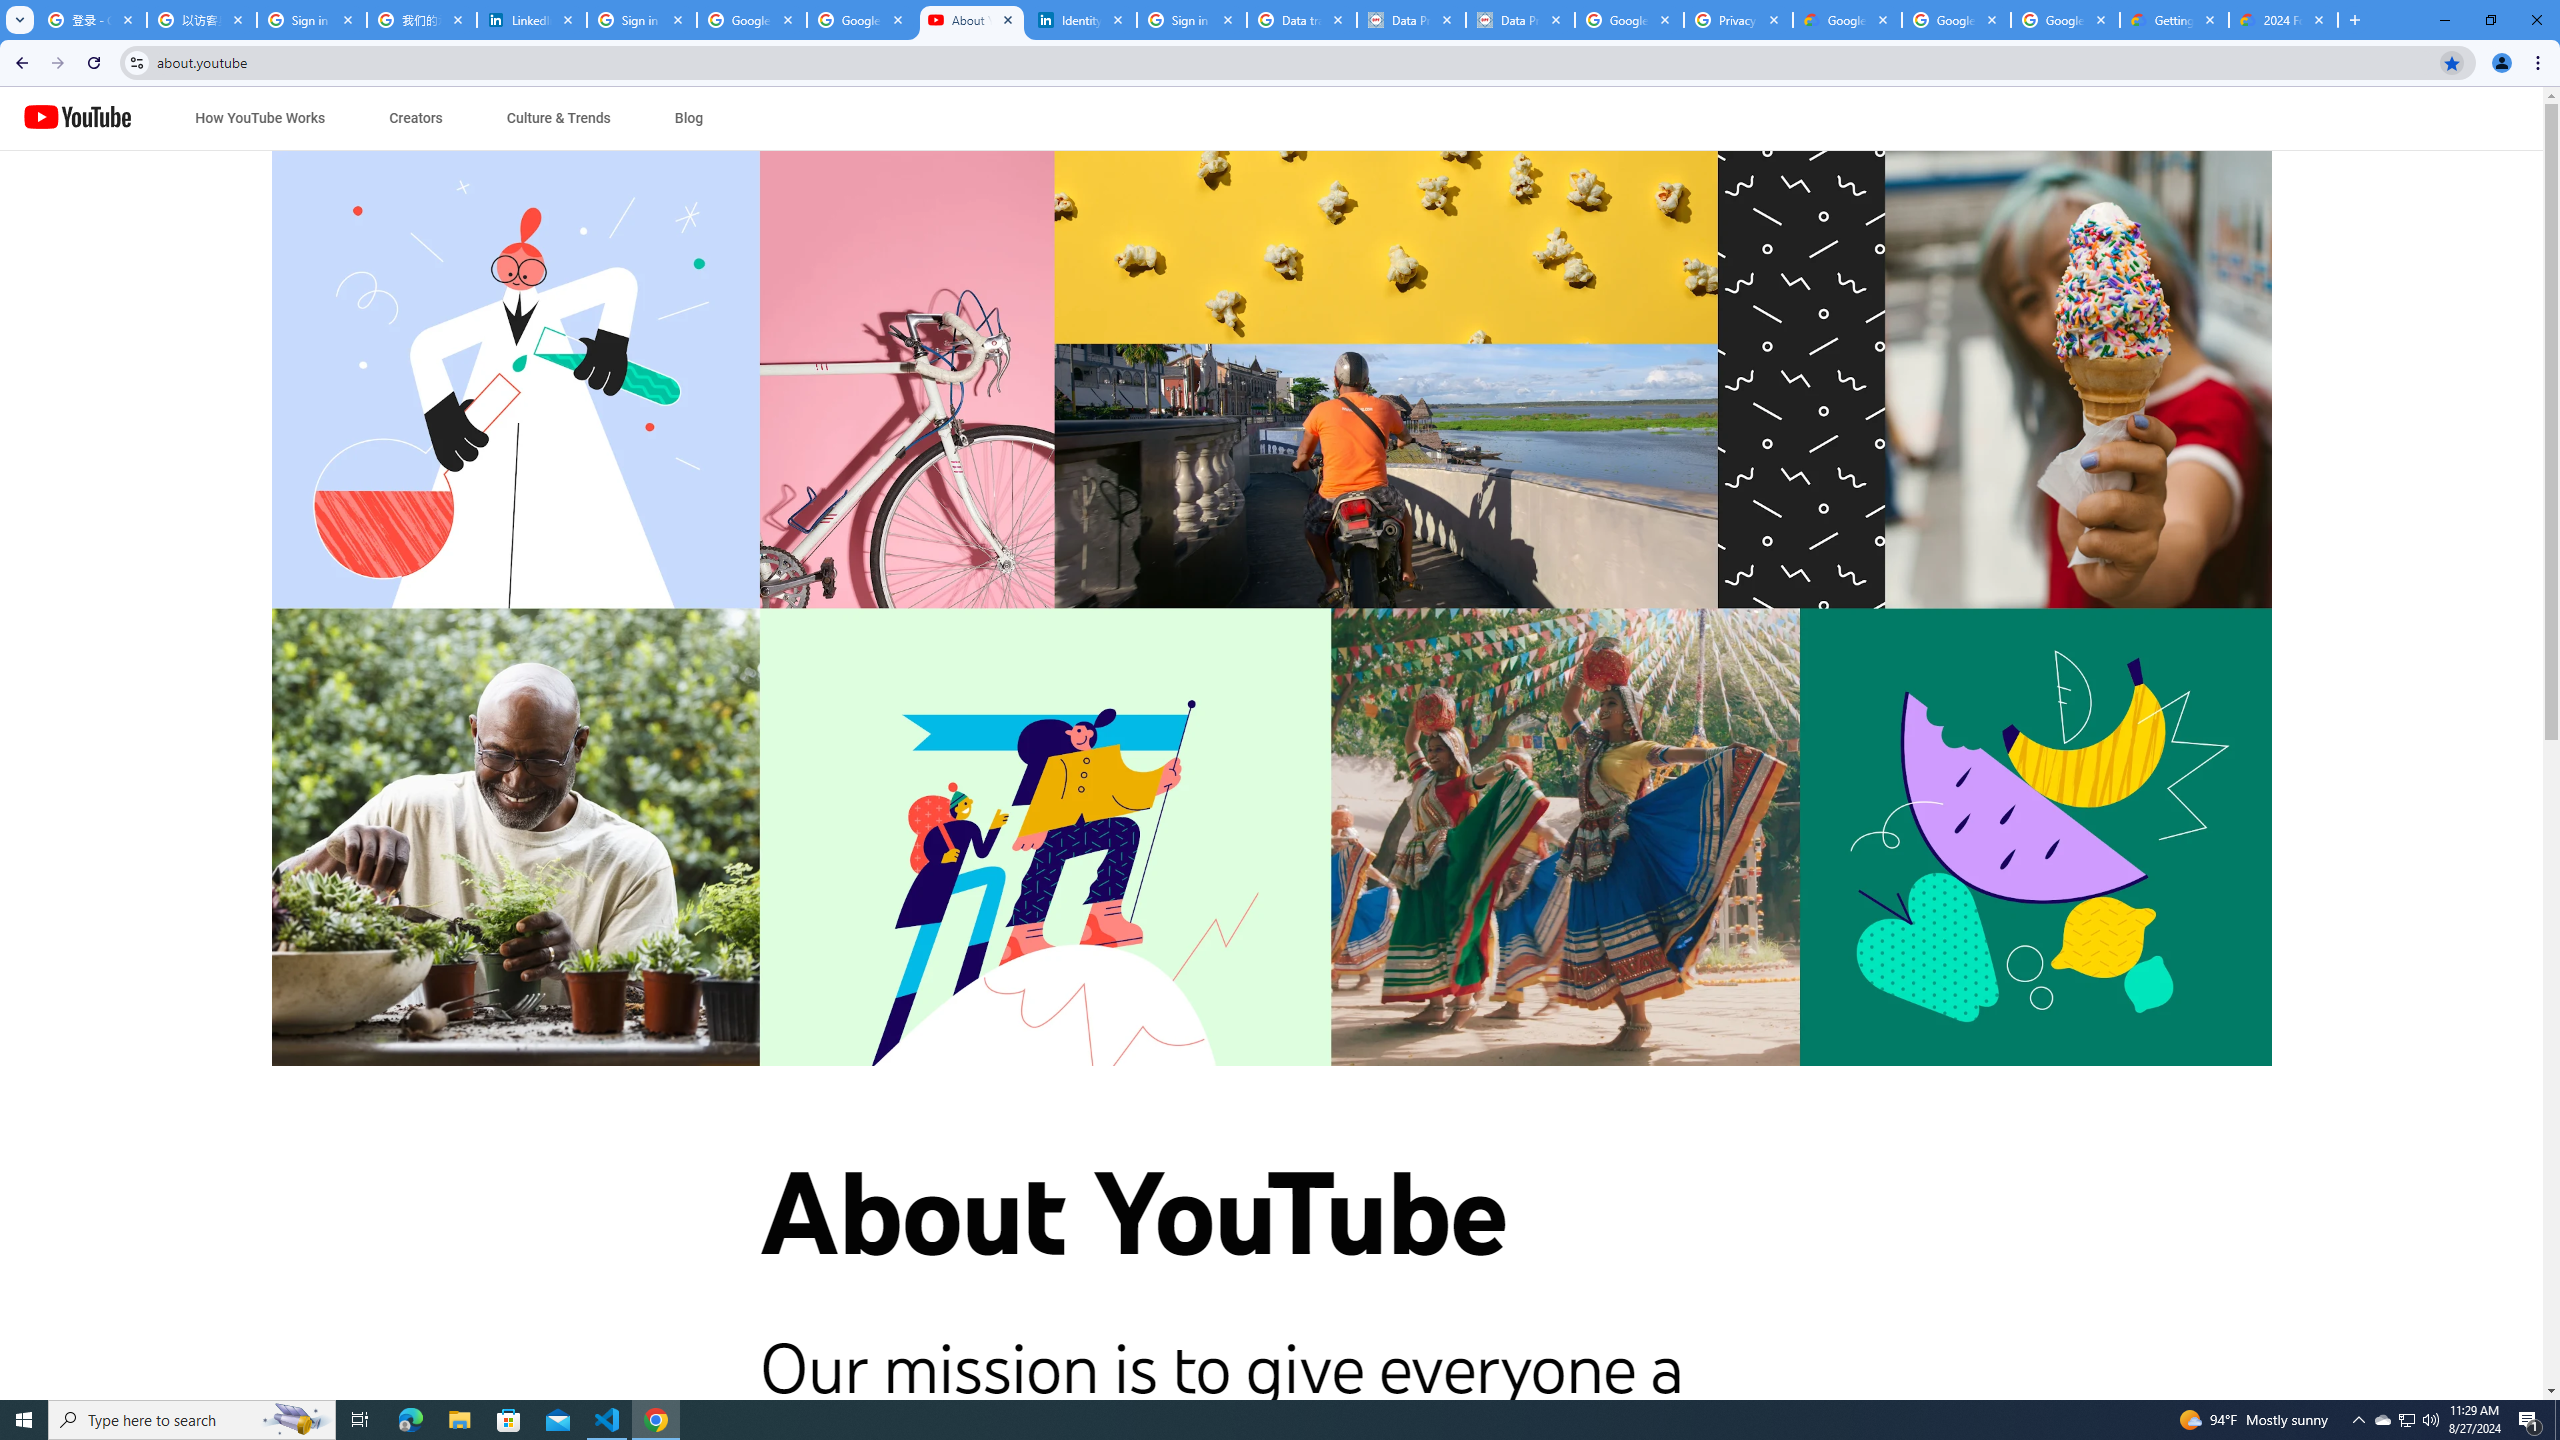  Describe the element at coordinates (971, 19) in the screenshot. I see `'About YouTube - YouTube'` at that location.